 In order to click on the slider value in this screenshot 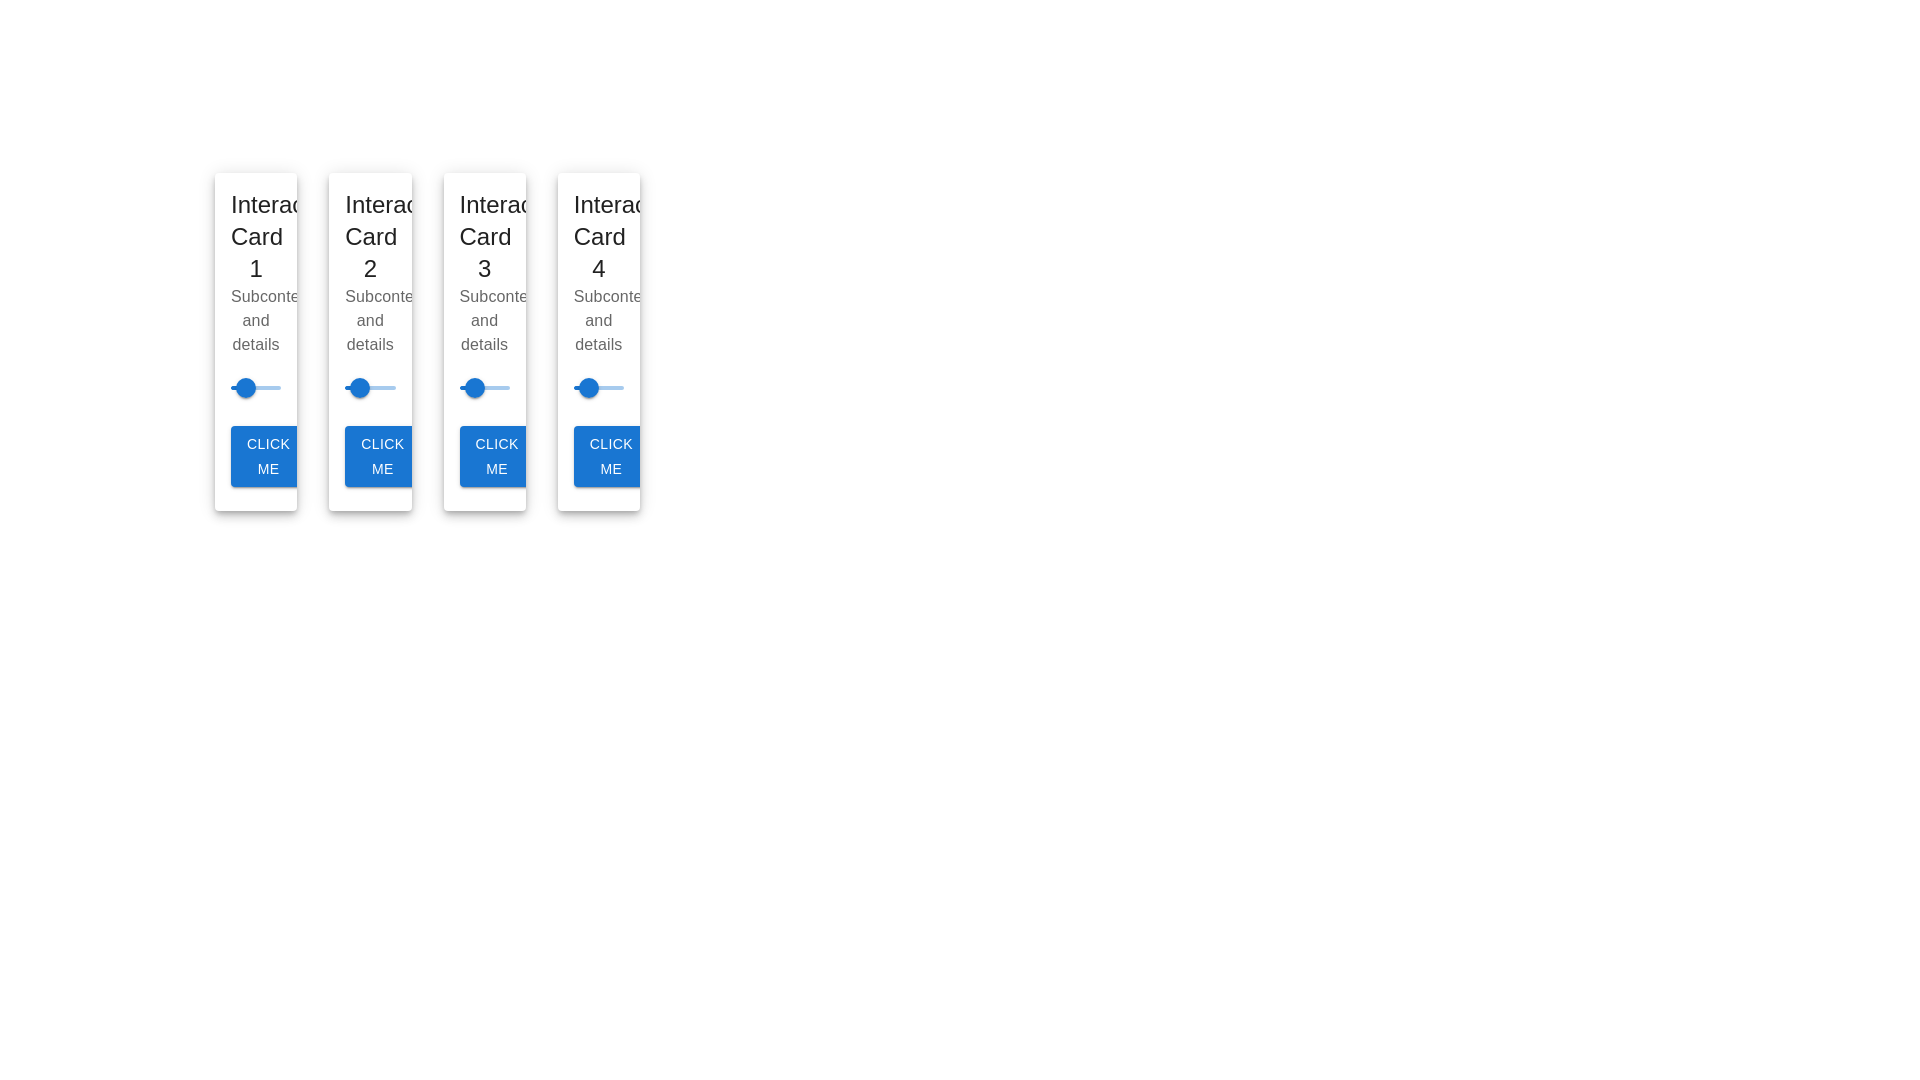, I will do `click(240, 388)`.